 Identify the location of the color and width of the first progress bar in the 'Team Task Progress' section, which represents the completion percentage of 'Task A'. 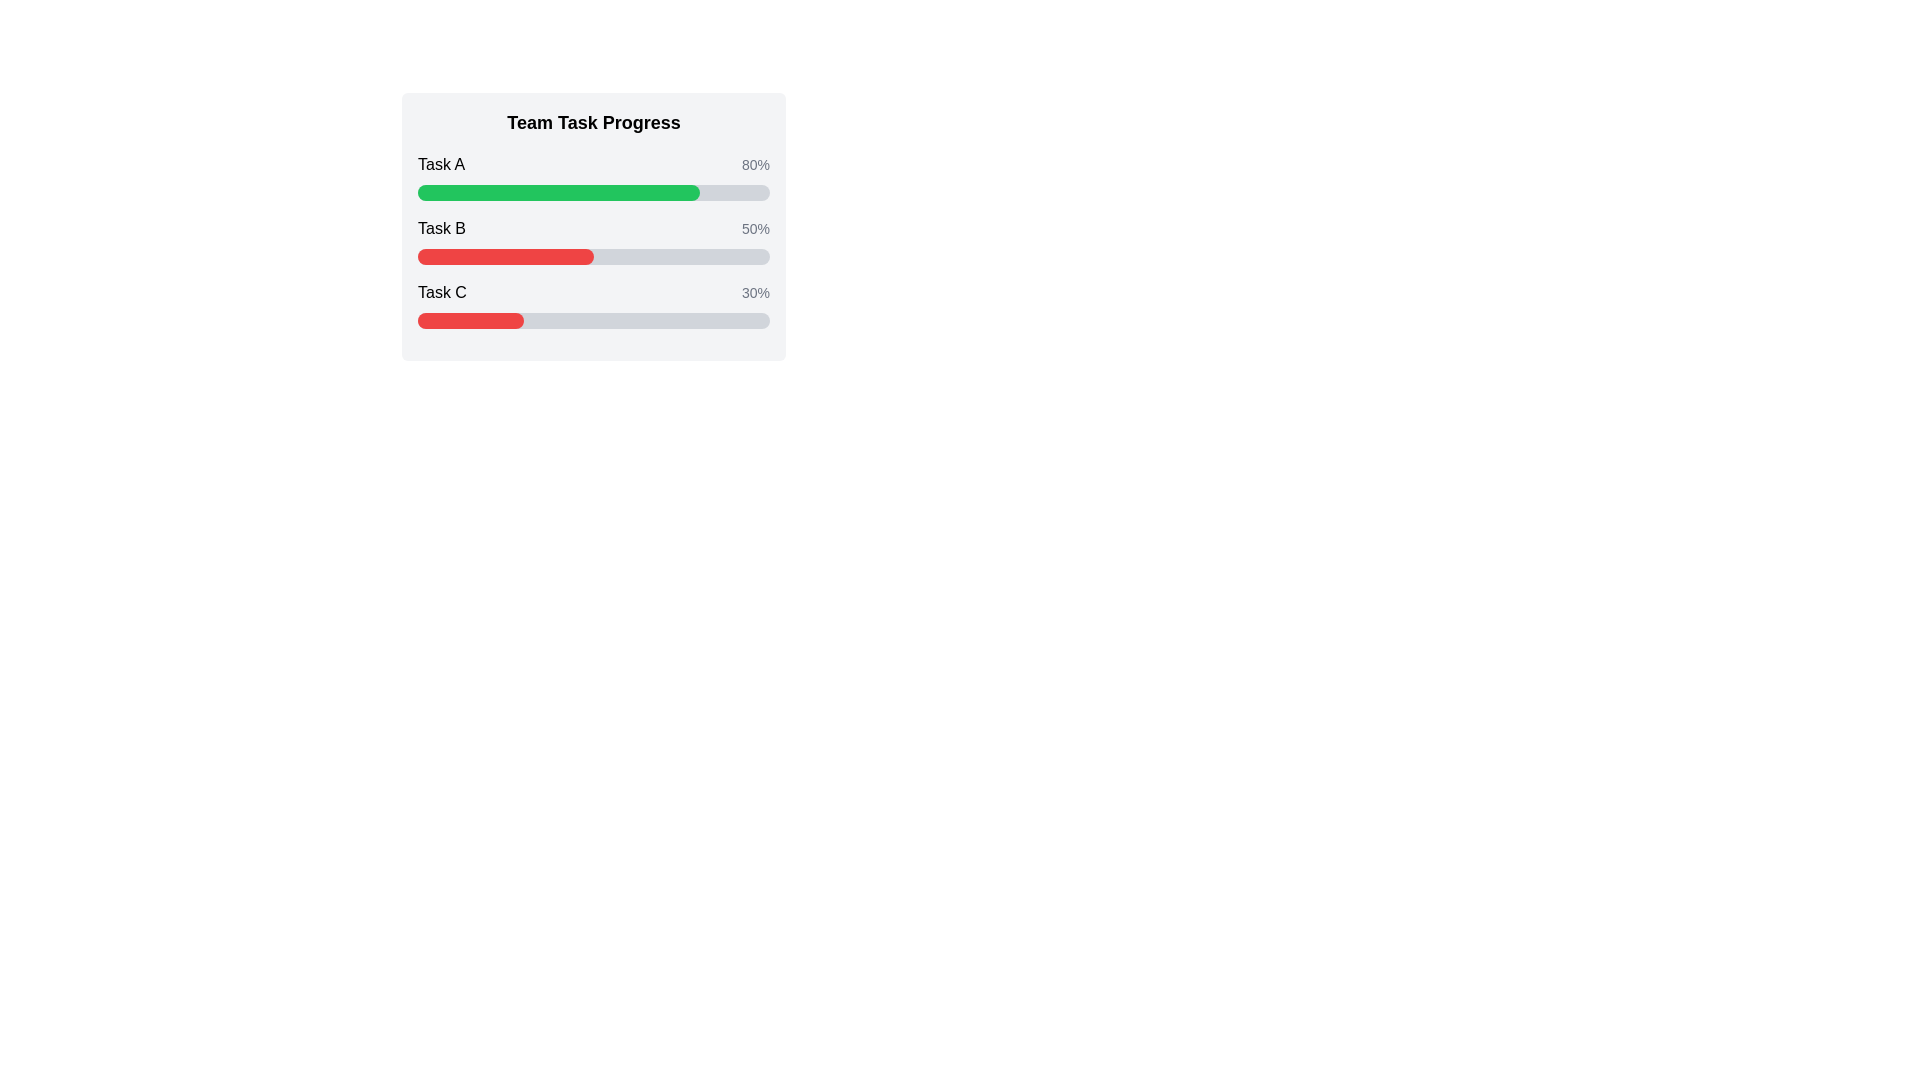
(593, 176).